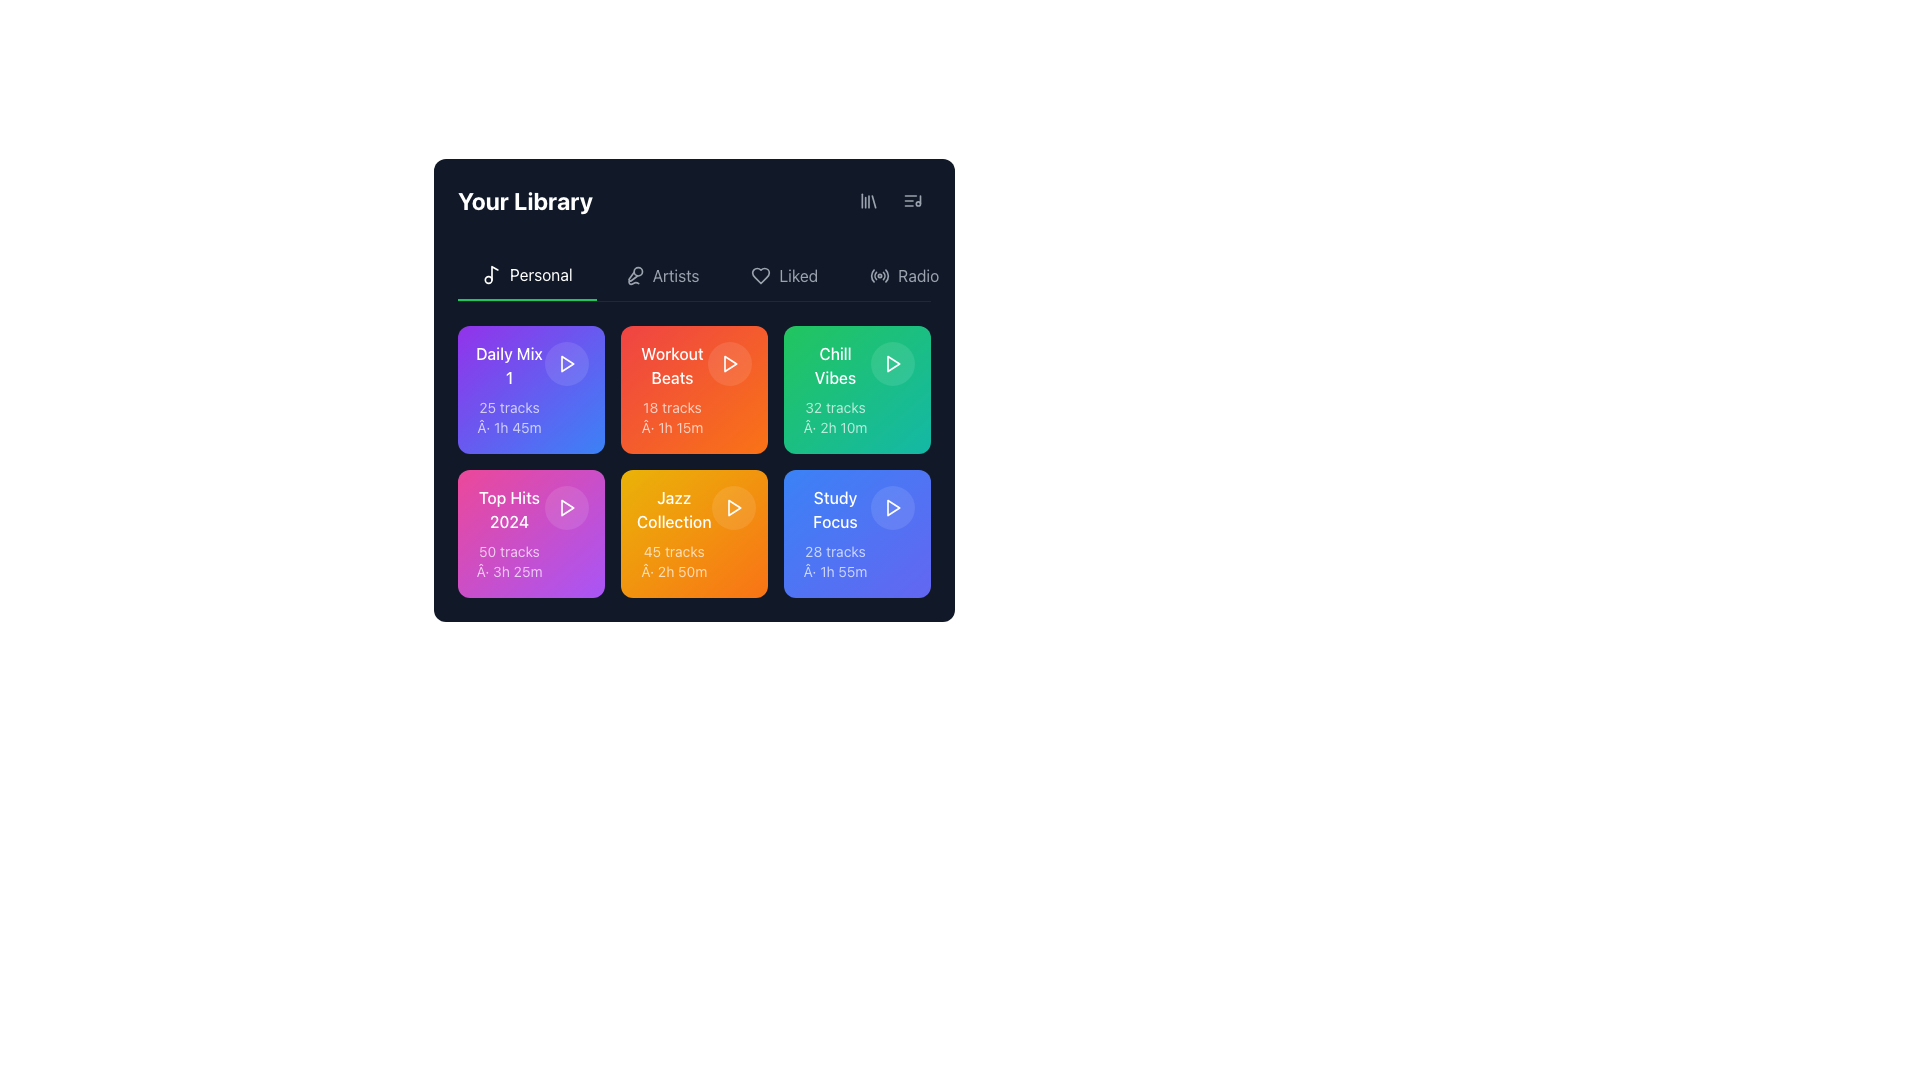 This screenshot has width=1920, height=1080. Describe the element at coordinates (891, 507) in the screenshot. I see `the 'Play' button located within the 'Study Focus' card` at that location.